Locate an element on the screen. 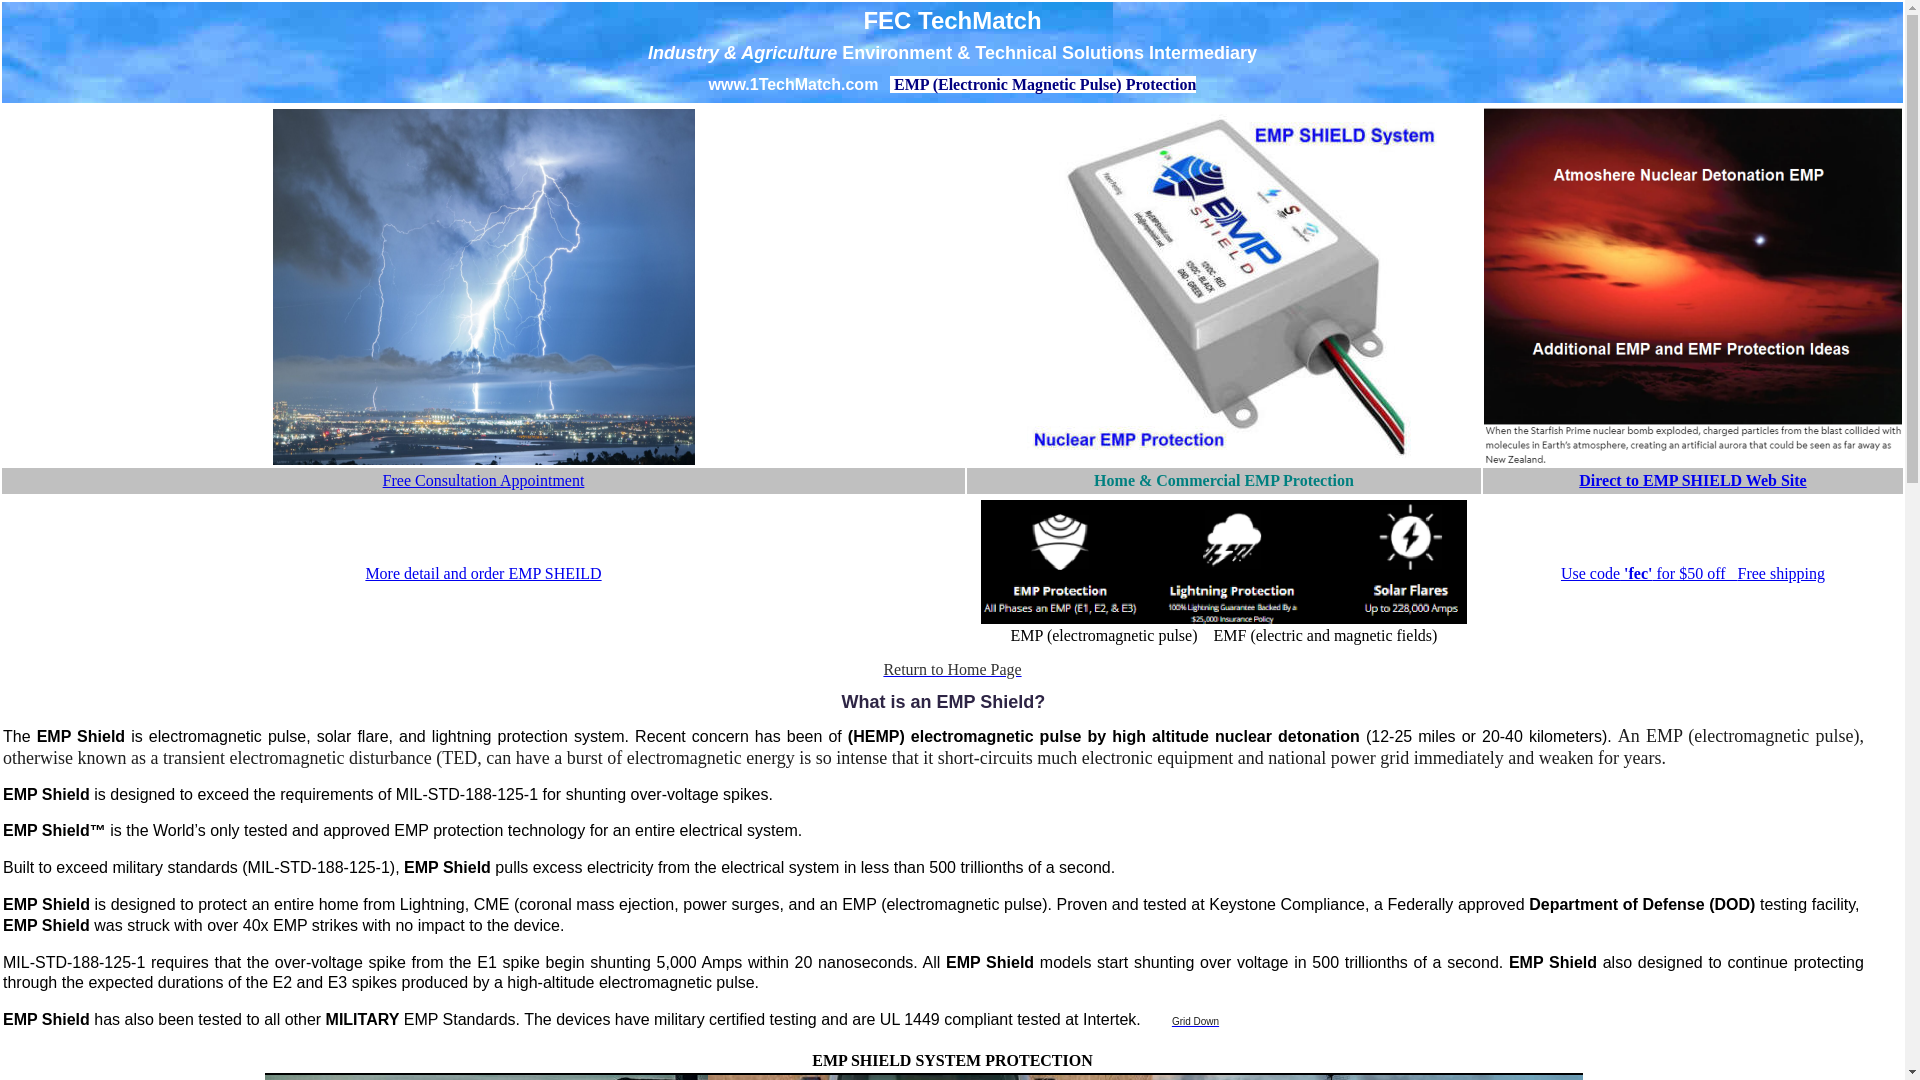 The height and width of the screenshot is (1080, 1920). 'What is an EMP Shield?' is located at coordinates (943, 701).